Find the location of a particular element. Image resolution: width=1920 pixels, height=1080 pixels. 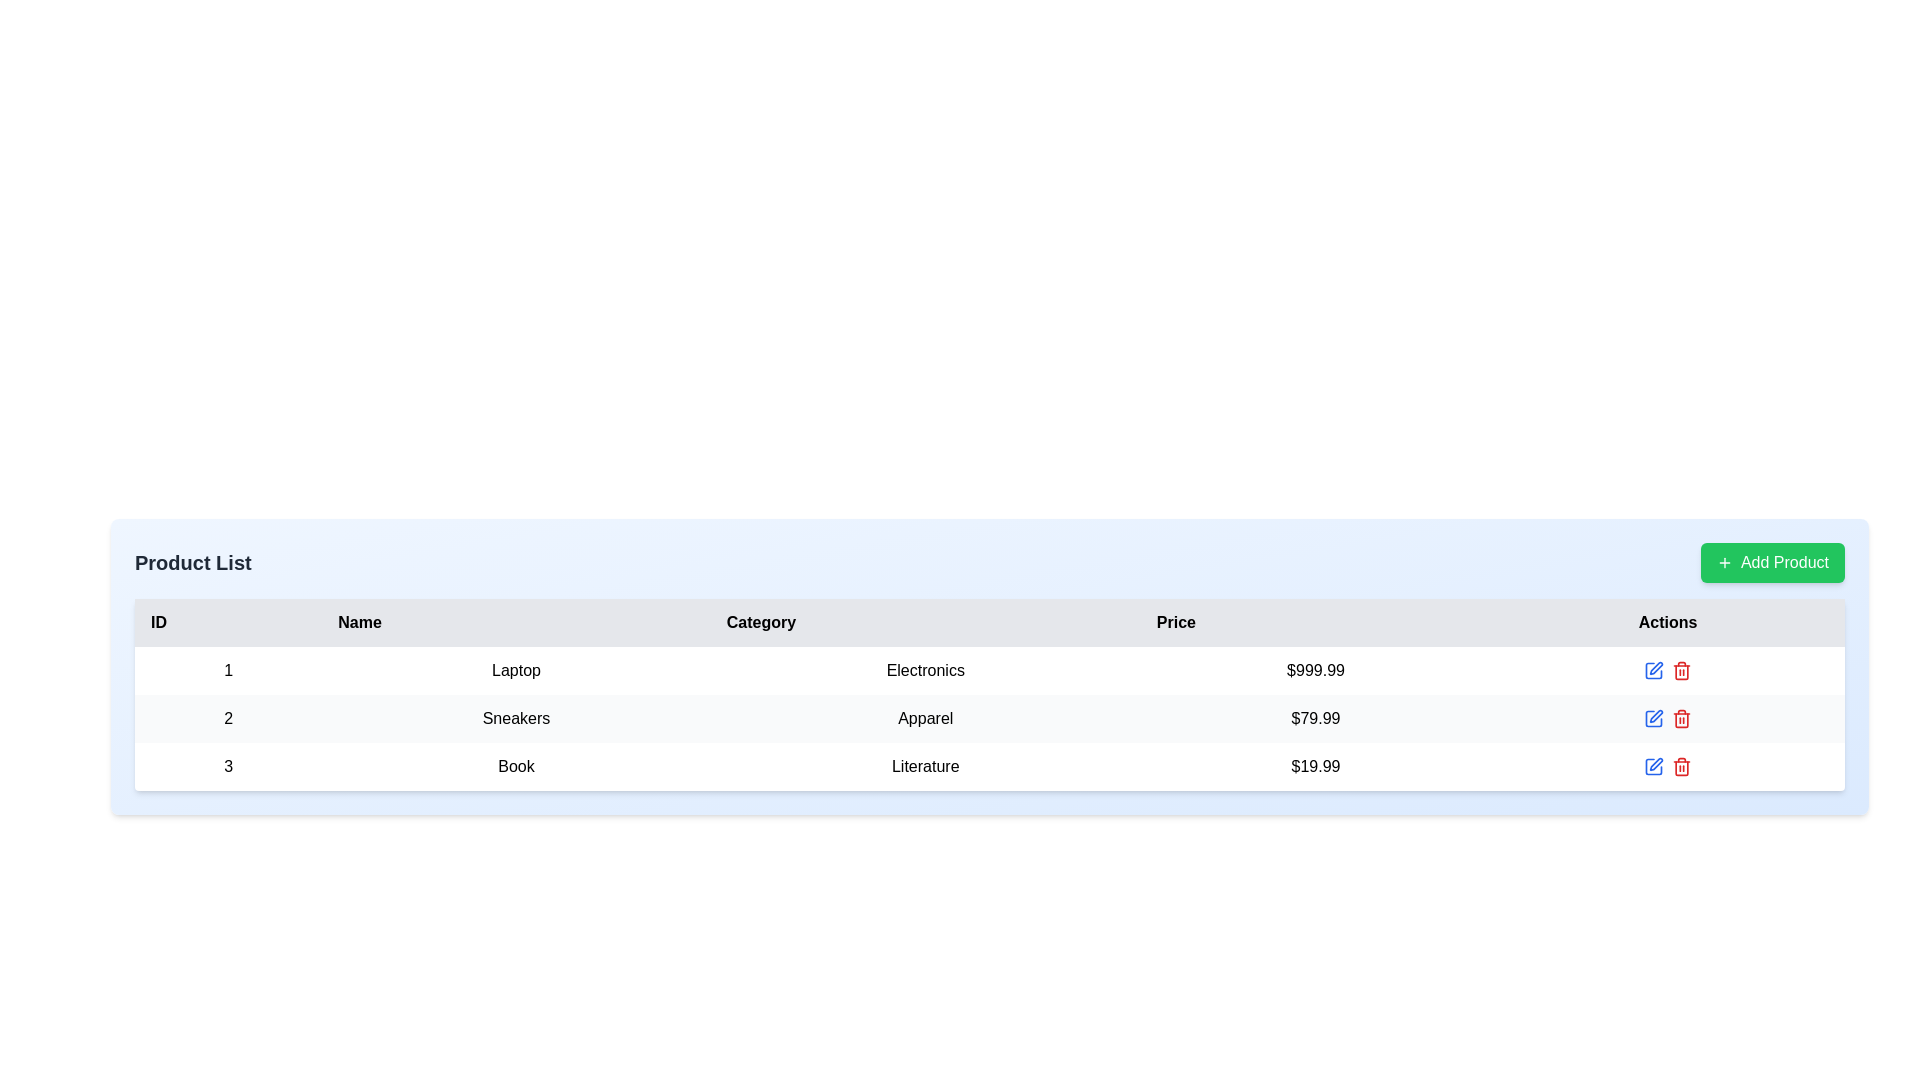

the 'Actions' column header text label, which is the last column in the table header, located to the far right and aligned above action-related elements is located at coordinates (1668, 622).